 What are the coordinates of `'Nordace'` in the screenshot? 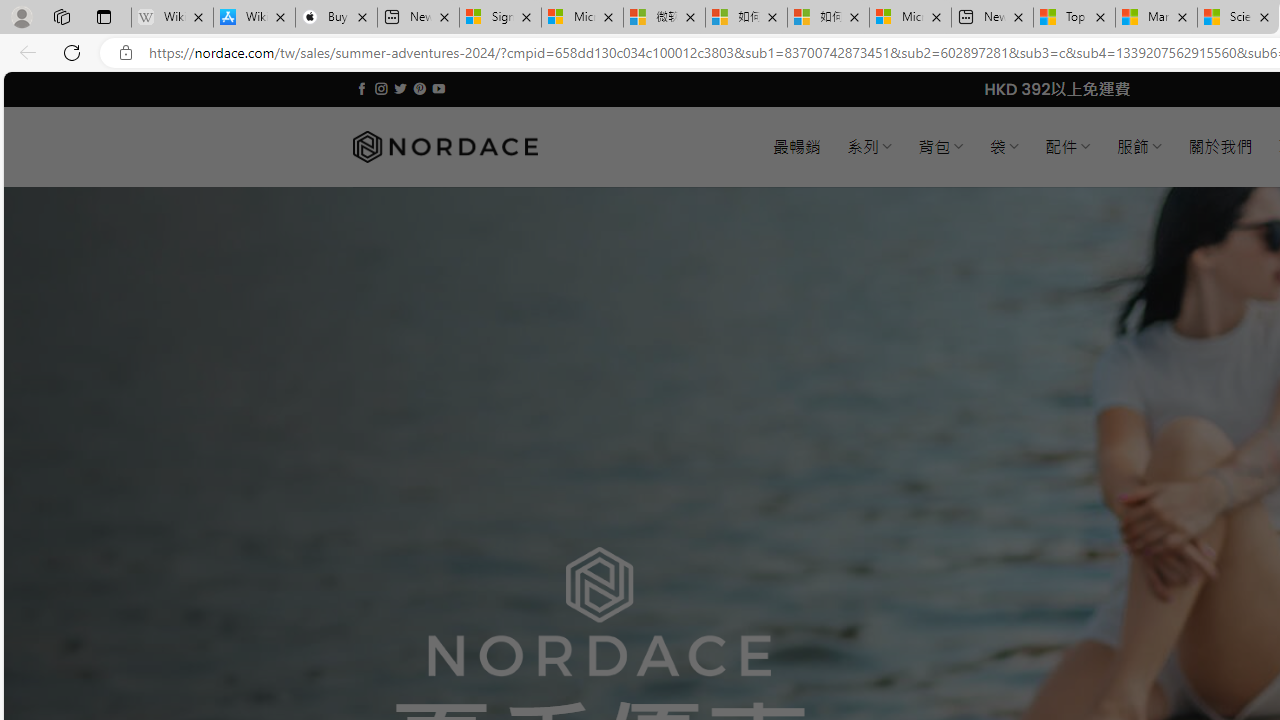 It's located at (443, 146).